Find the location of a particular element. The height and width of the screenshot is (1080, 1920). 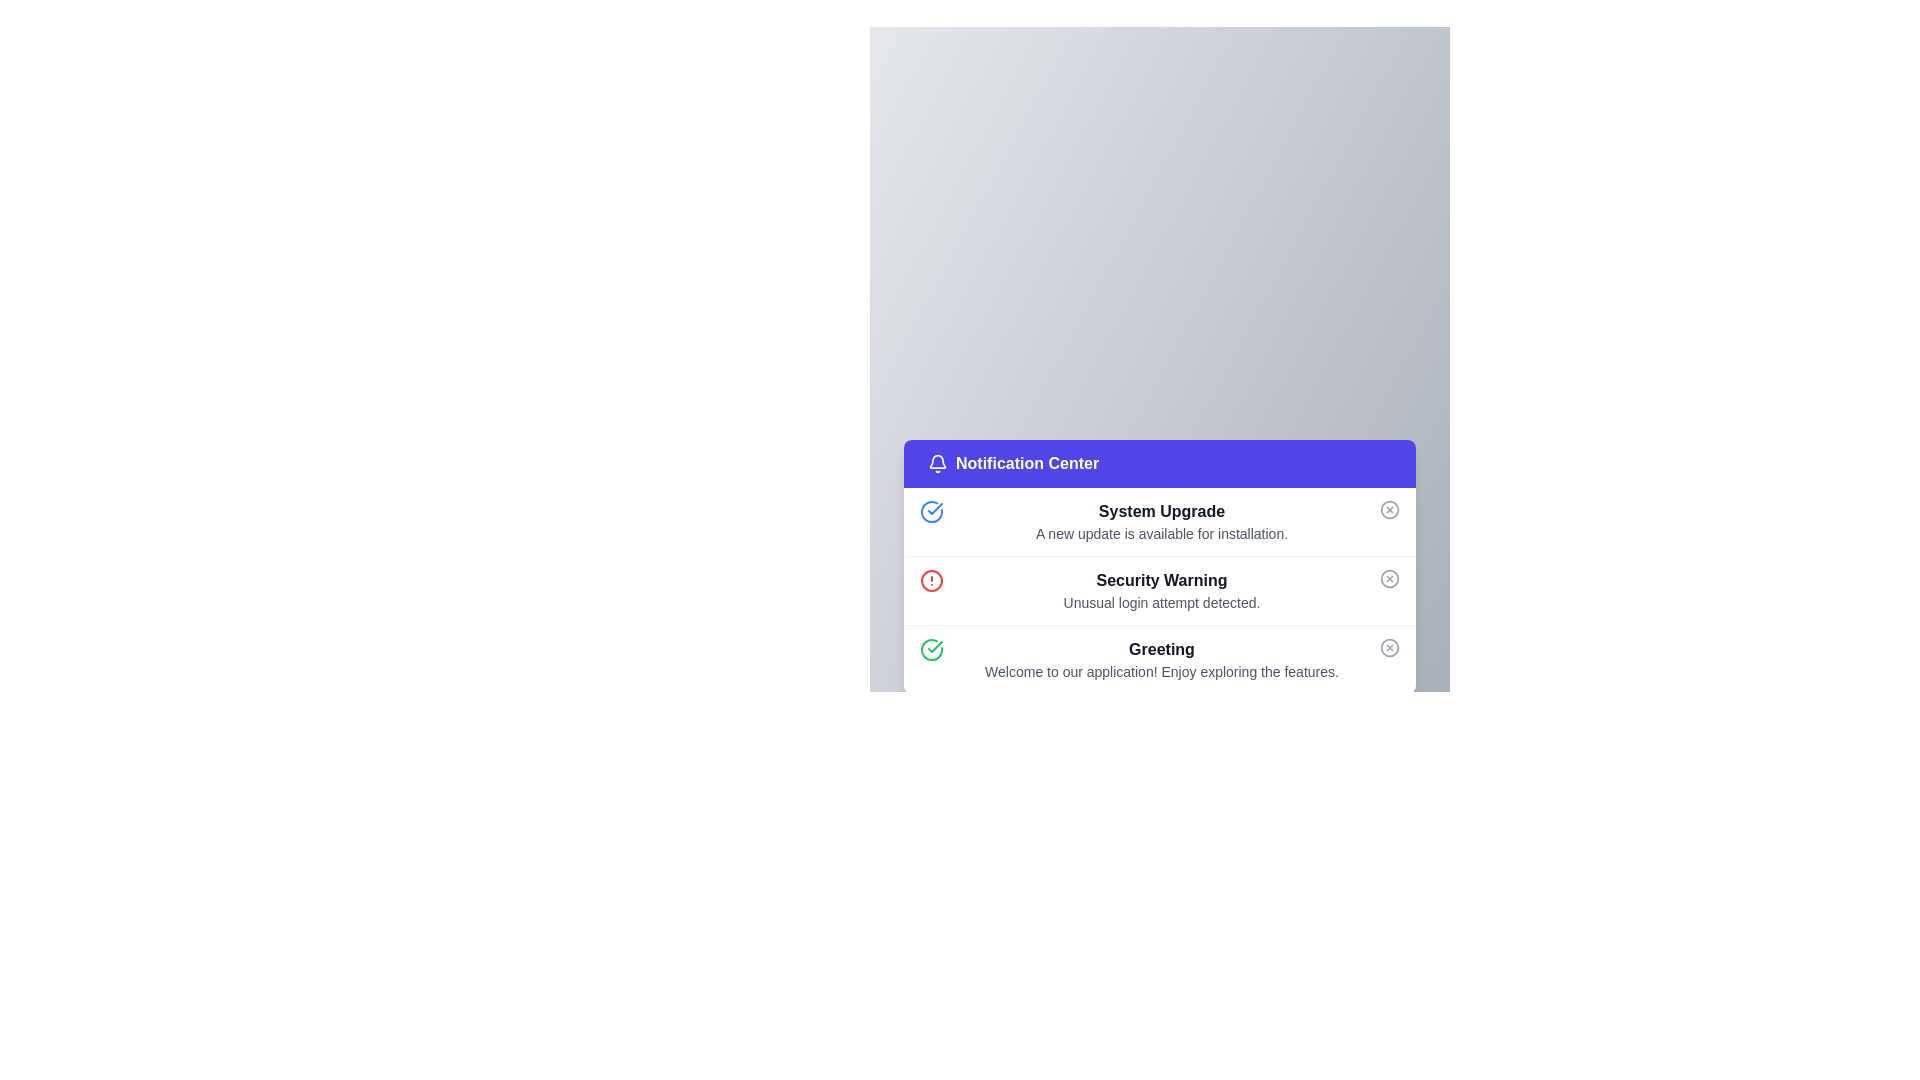

the circular vector graphic component that is part of the 'System Upgrade' notification in the upper-right of the notification list is located at coordinates (1389, 508).